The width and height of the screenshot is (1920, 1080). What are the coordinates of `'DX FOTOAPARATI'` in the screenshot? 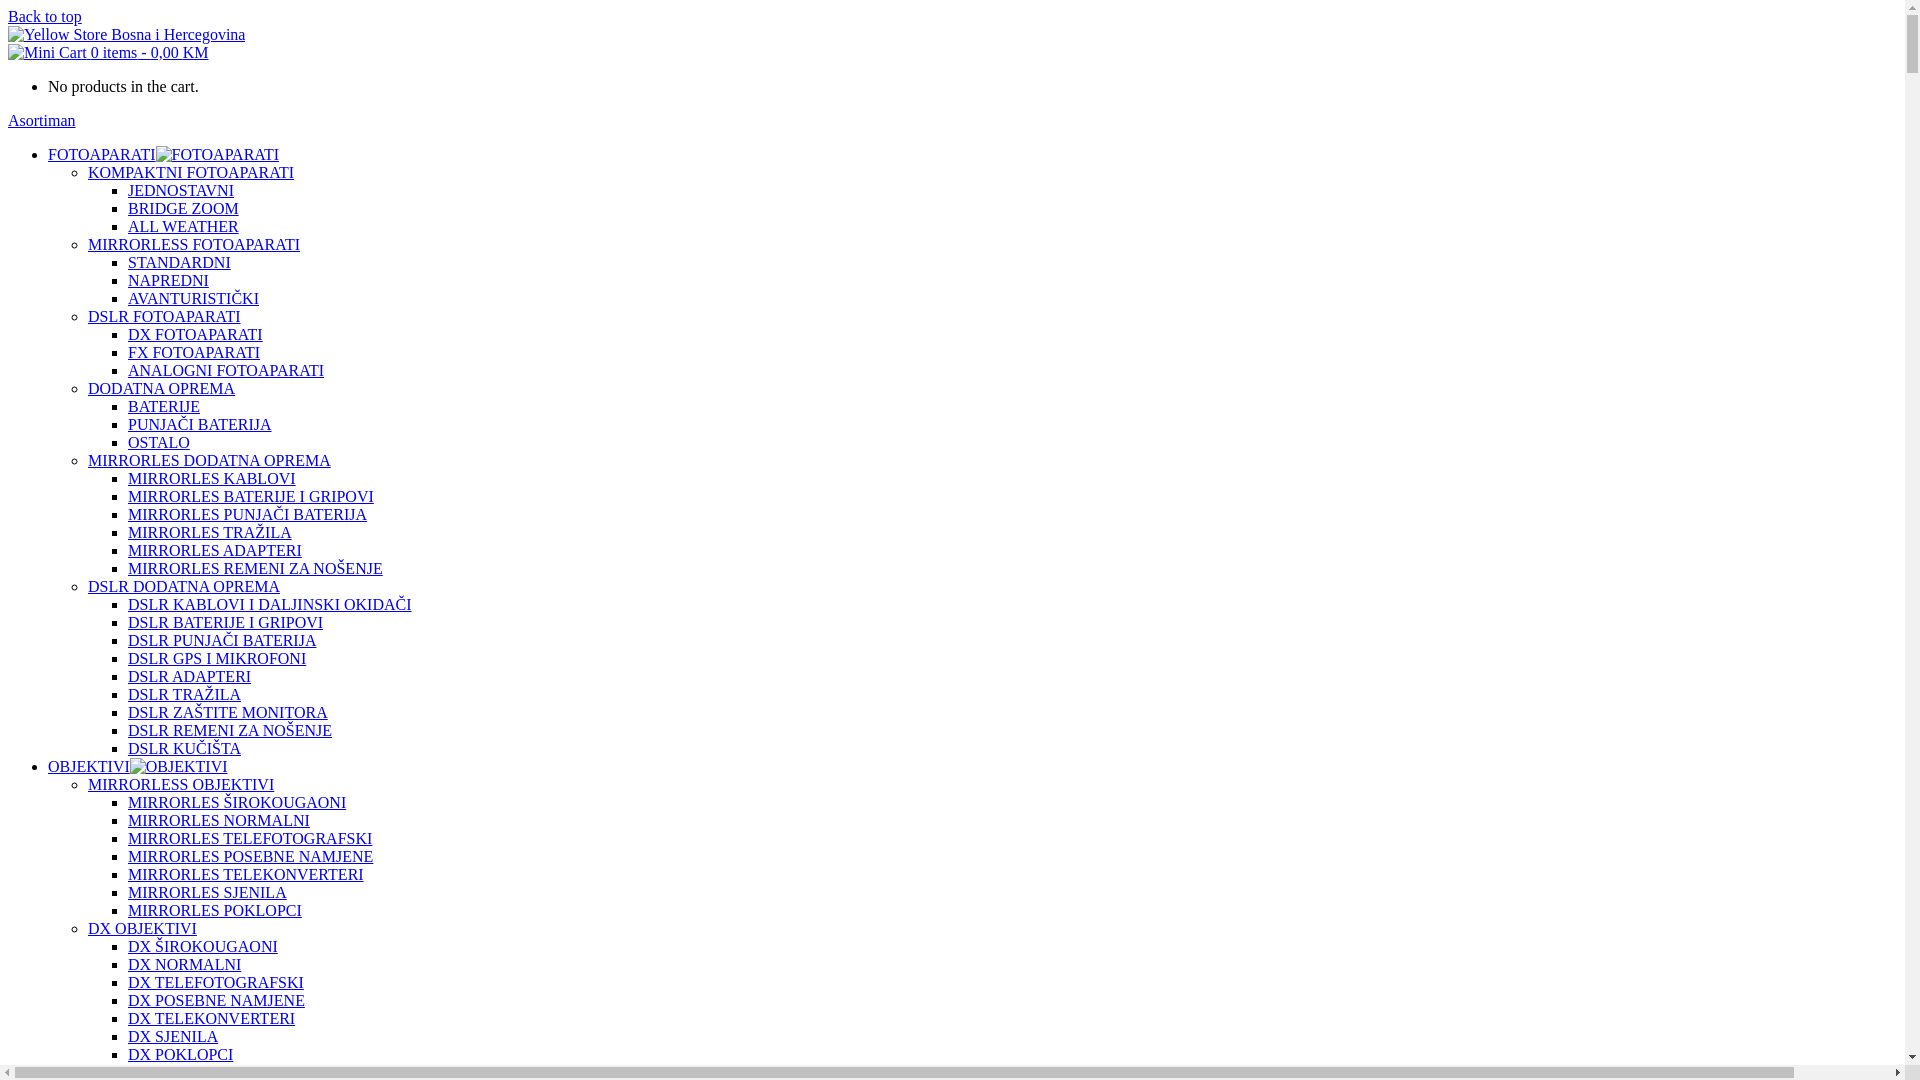 It's located at (195, 333).